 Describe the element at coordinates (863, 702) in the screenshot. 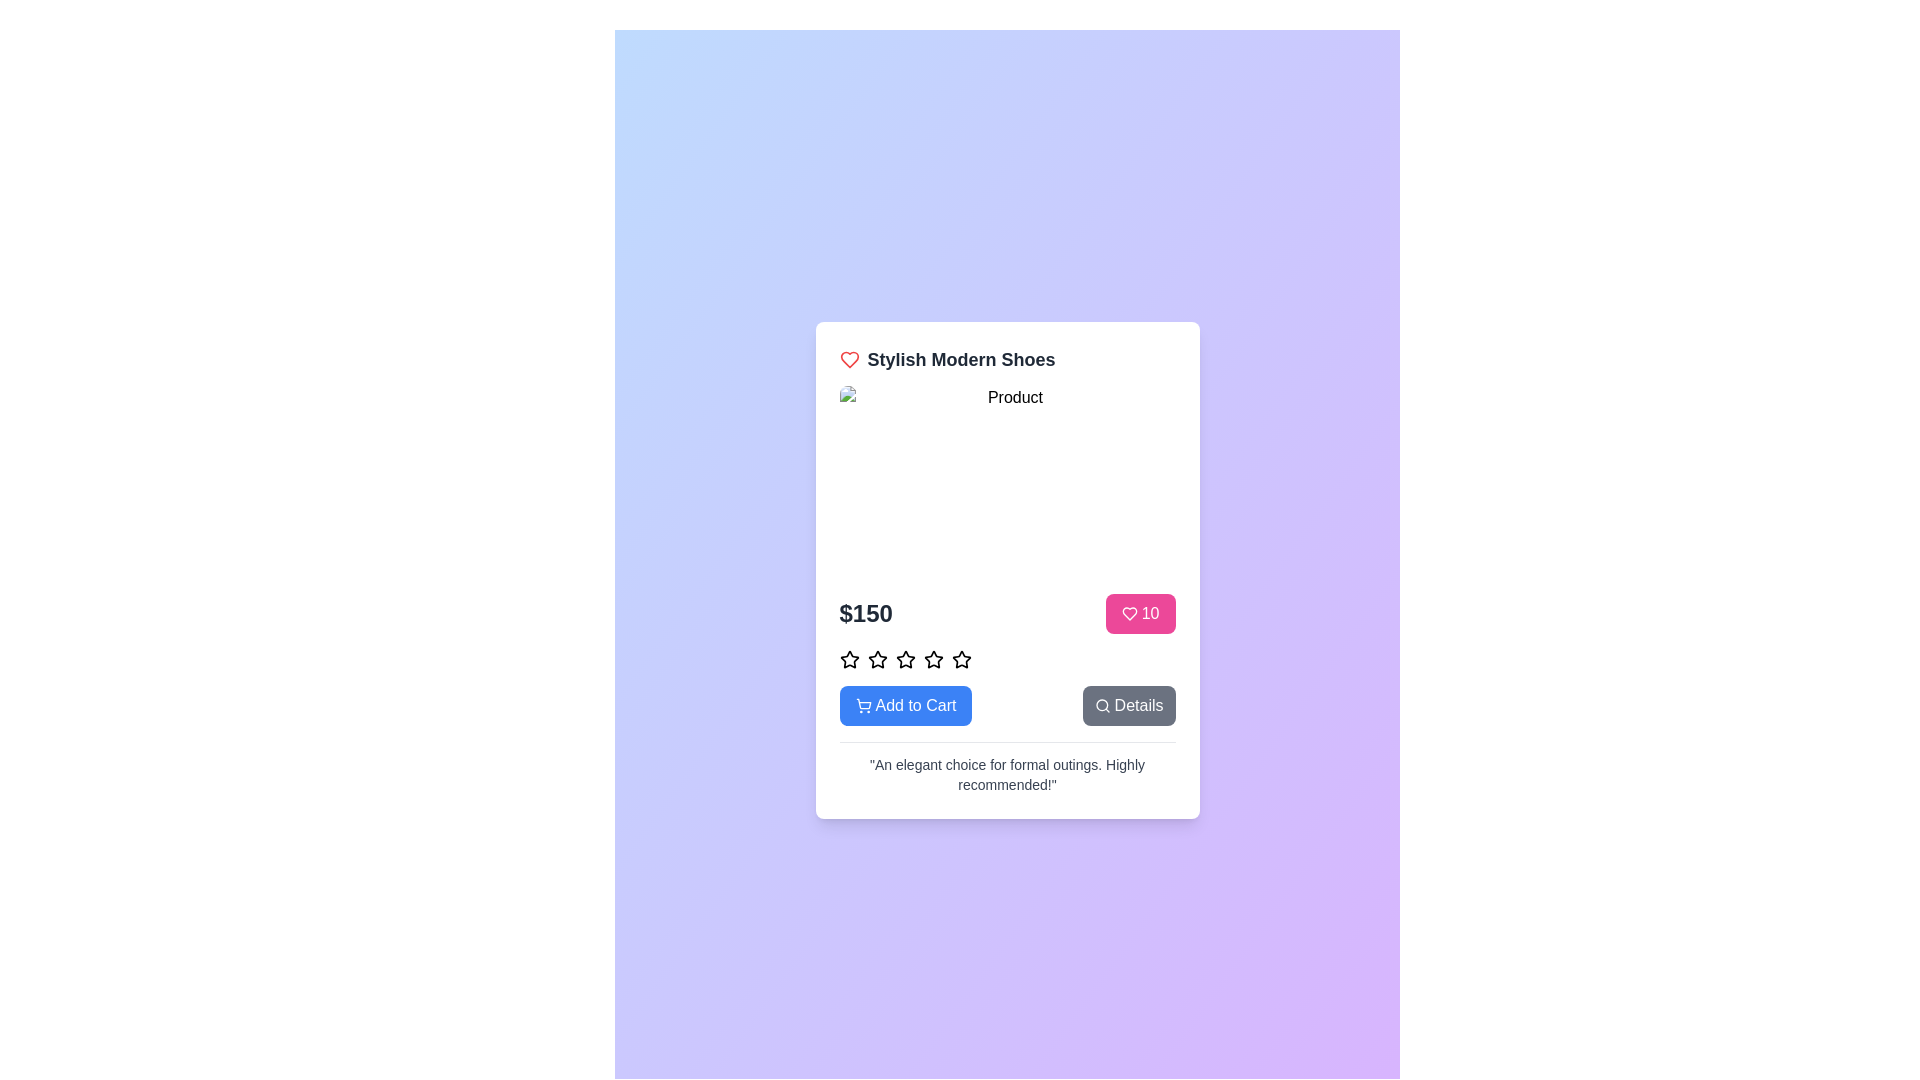

I see `the shopping cart icon, which features a minimalistic line-based design and is located near the 'Add to Cart' button` at that location.